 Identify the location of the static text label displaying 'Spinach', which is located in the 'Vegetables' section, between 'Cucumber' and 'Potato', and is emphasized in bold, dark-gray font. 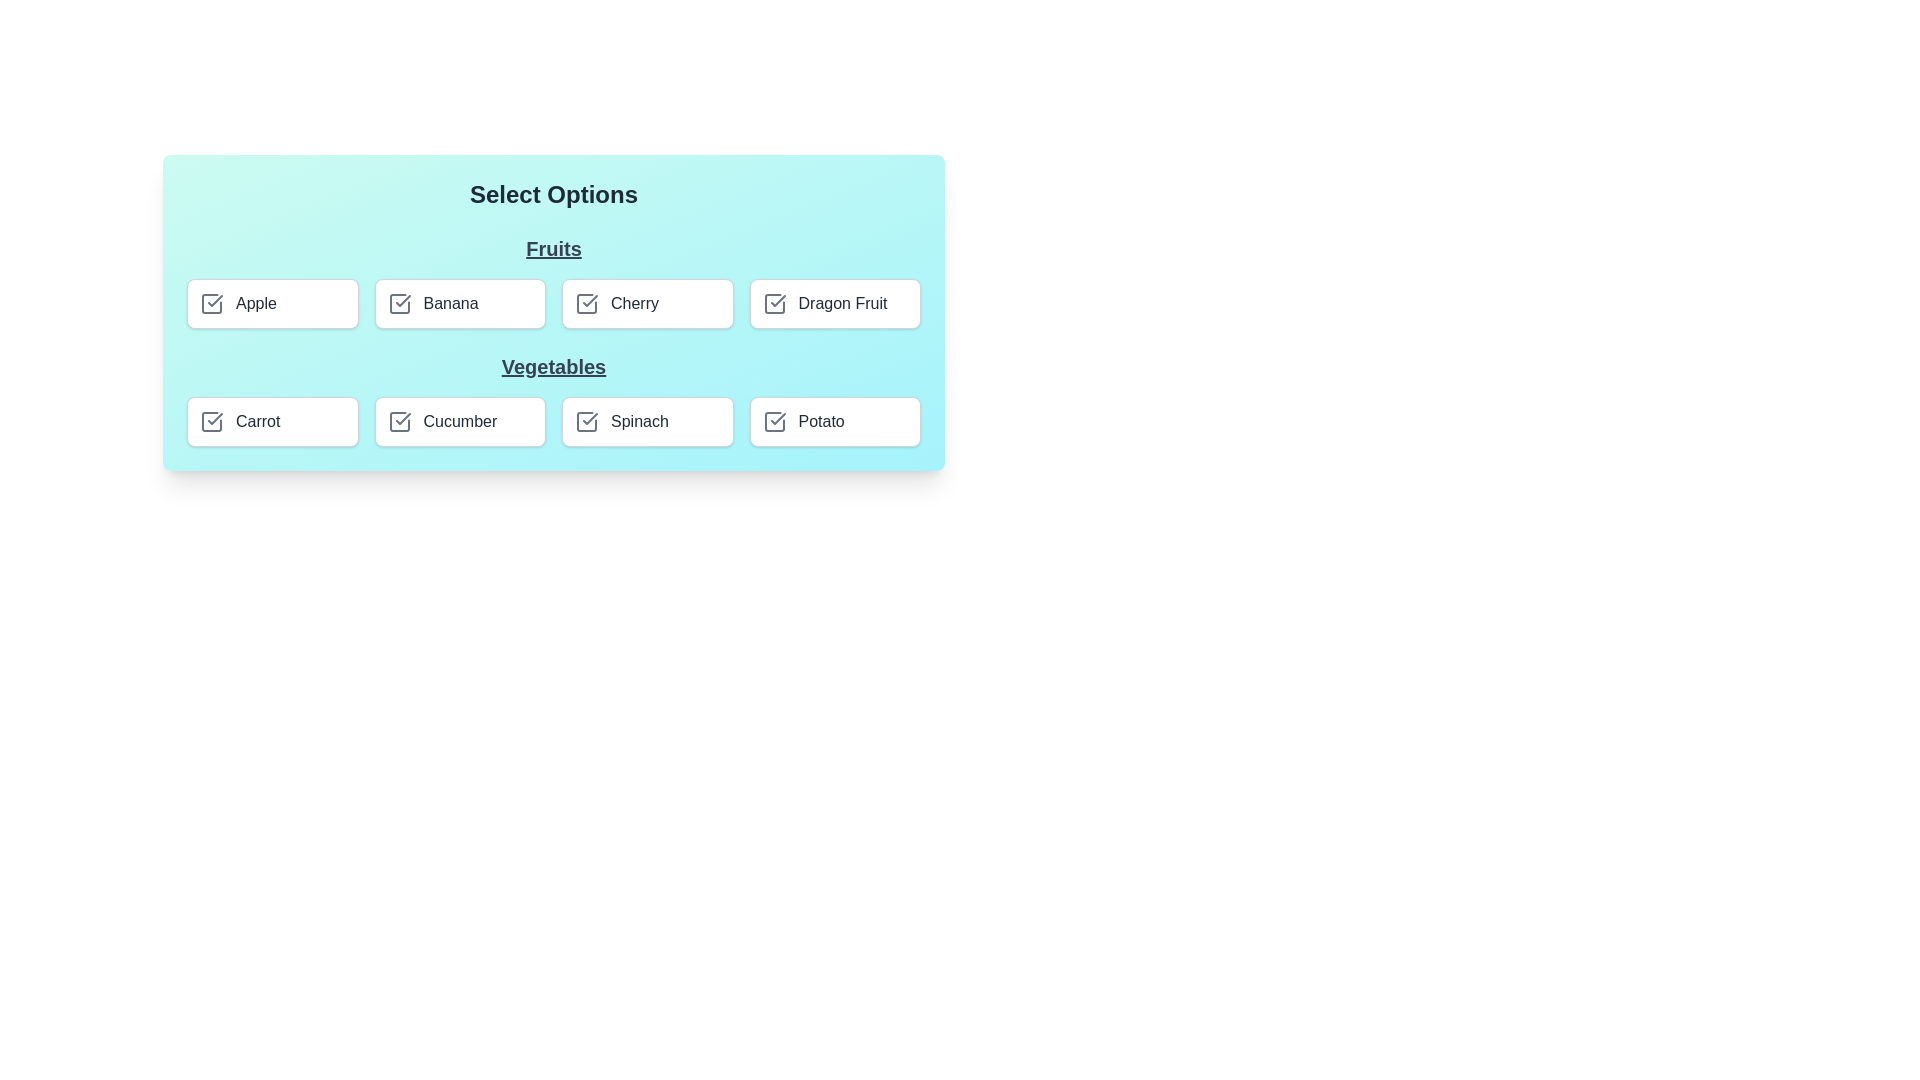
(638, 420).